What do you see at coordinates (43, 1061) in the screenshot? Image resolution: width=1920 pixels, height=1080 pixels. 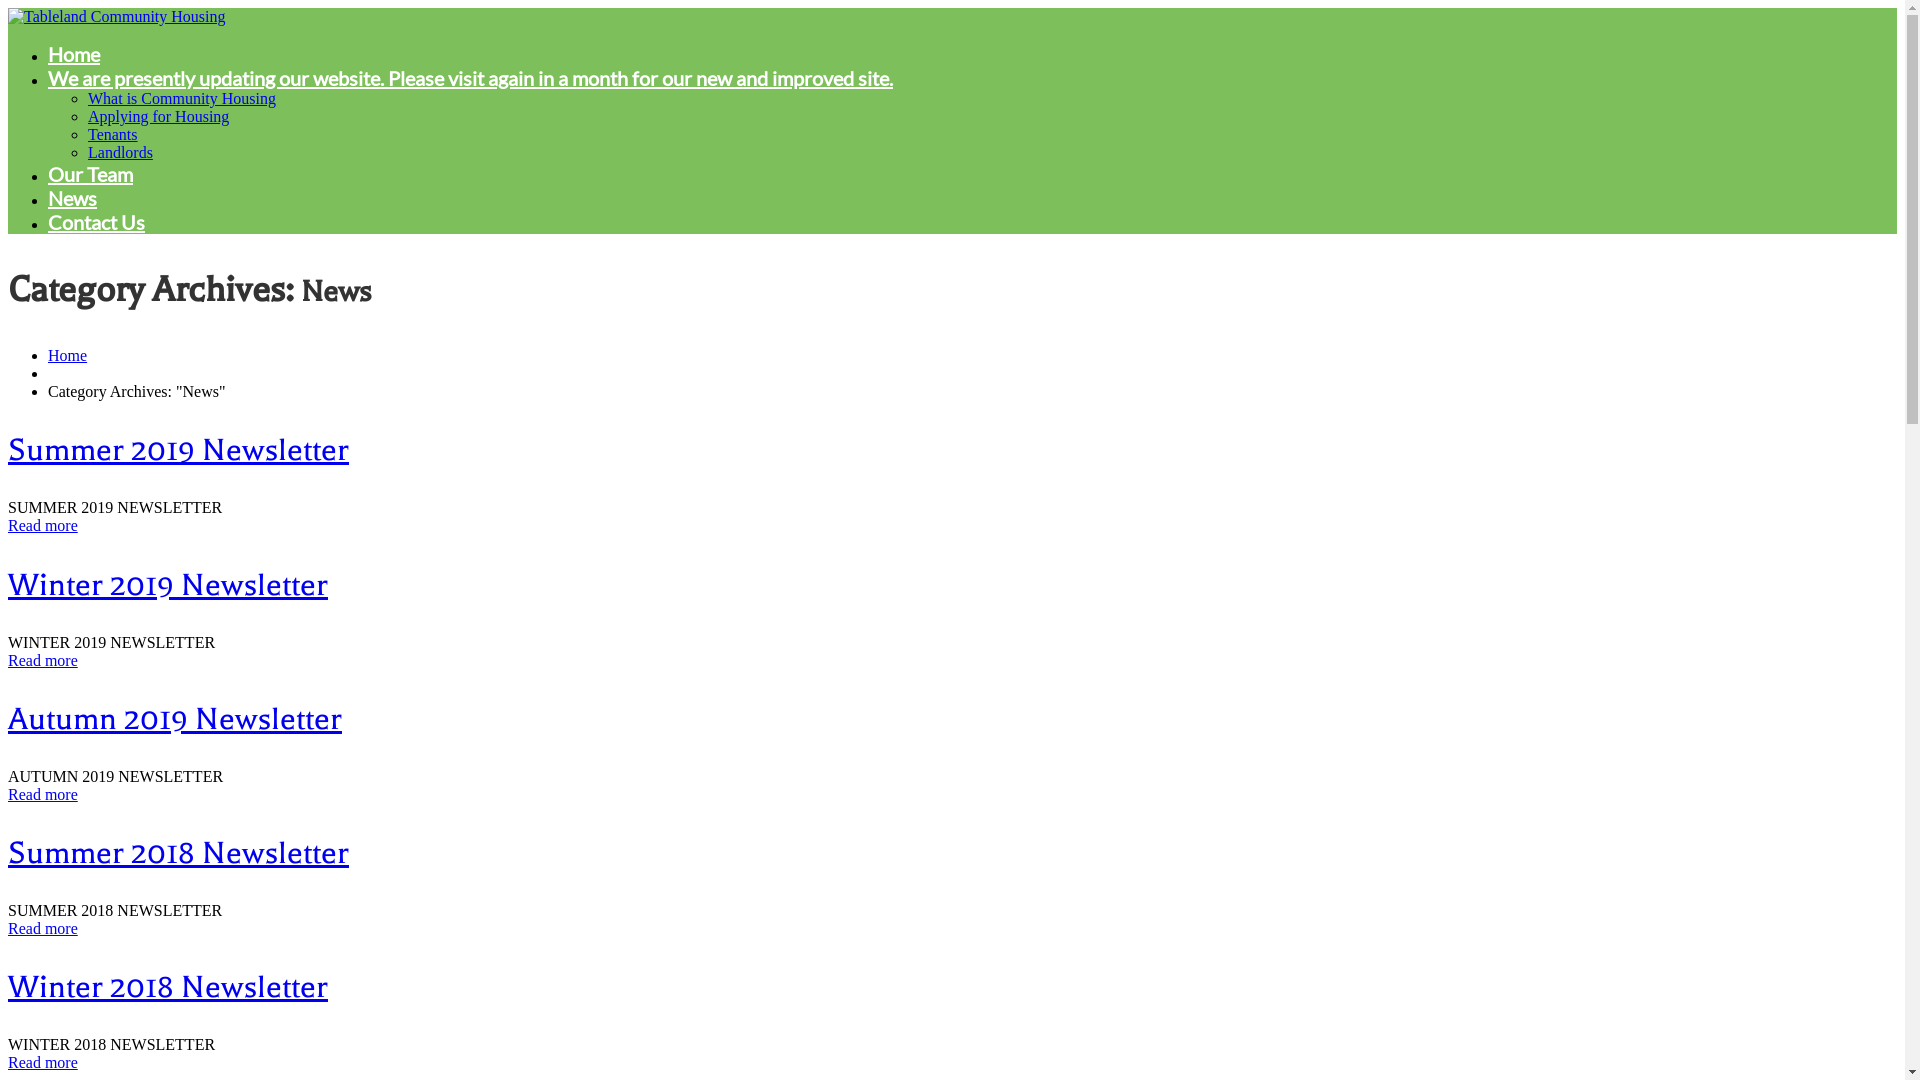 I see `'Read more'` at bounding box center [43, 1061].